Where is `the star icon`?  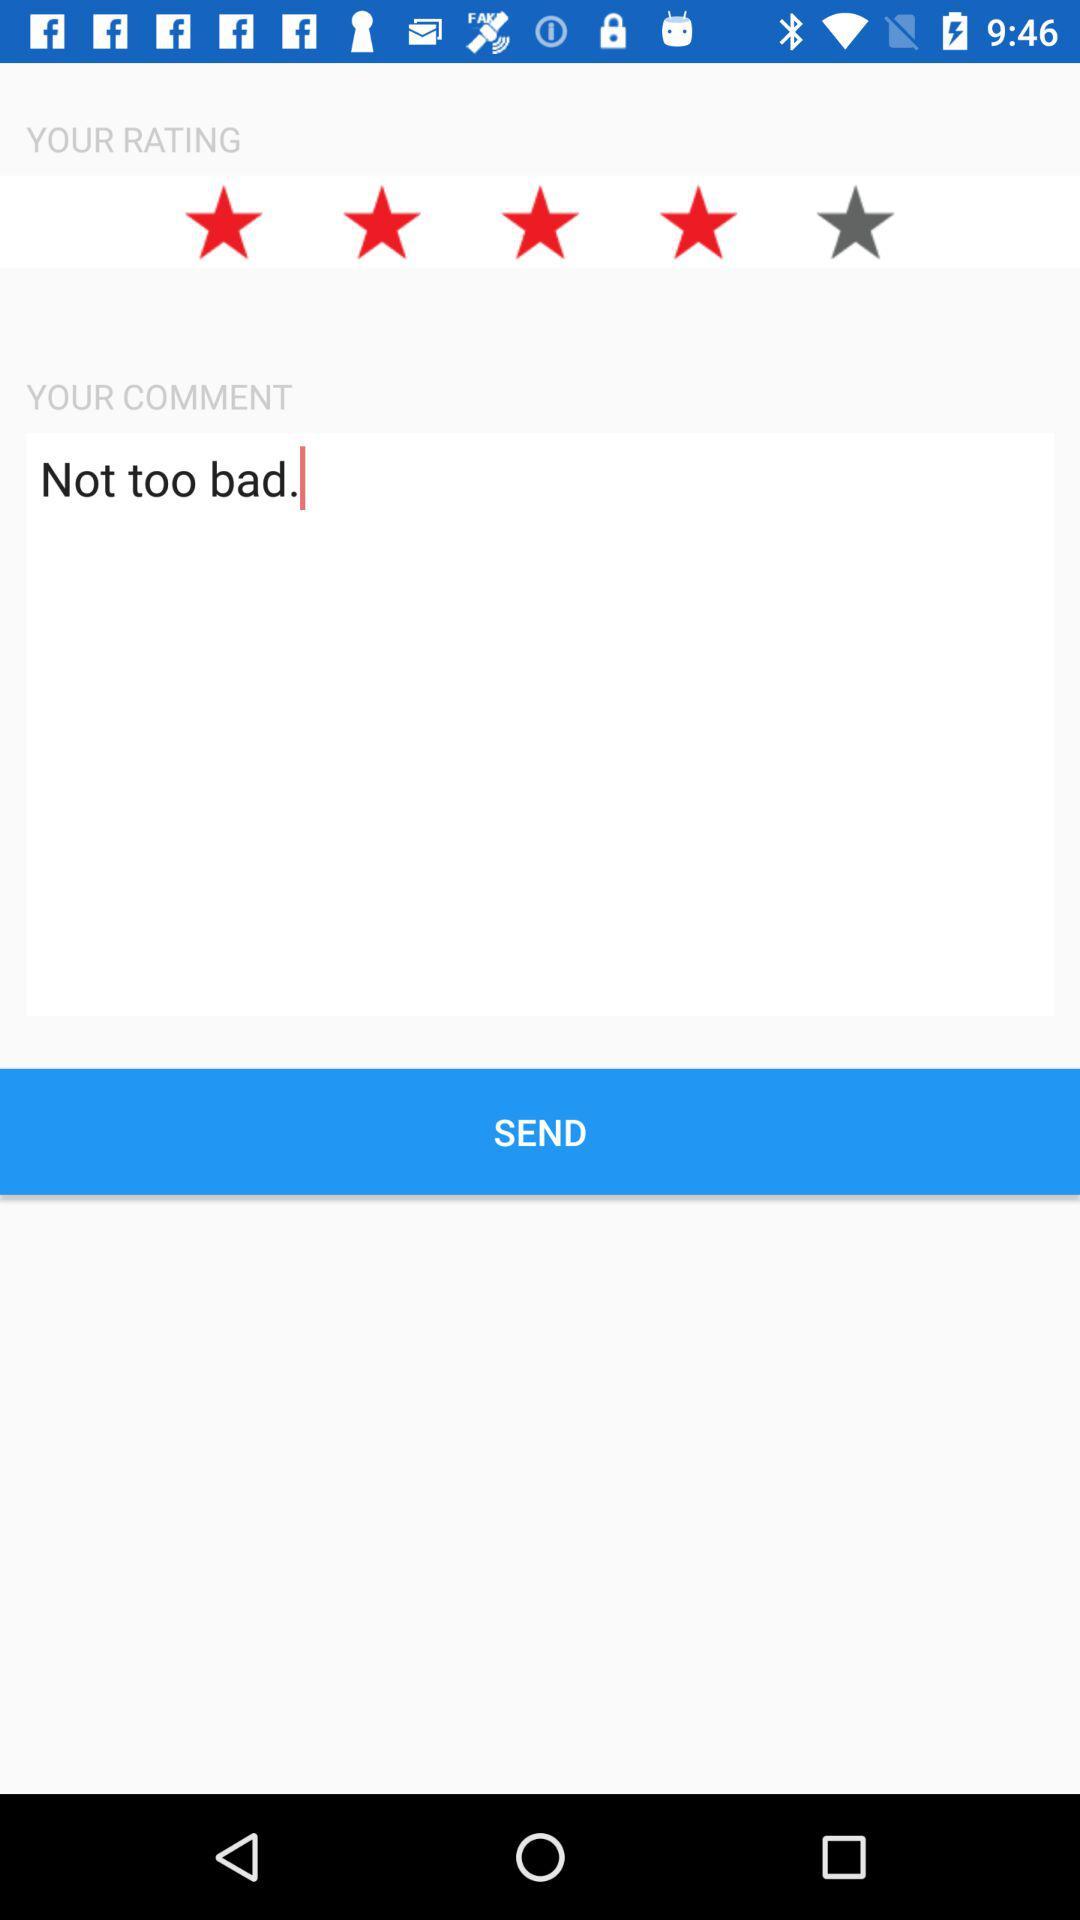 the star icon is located at coordinates (855, 221).